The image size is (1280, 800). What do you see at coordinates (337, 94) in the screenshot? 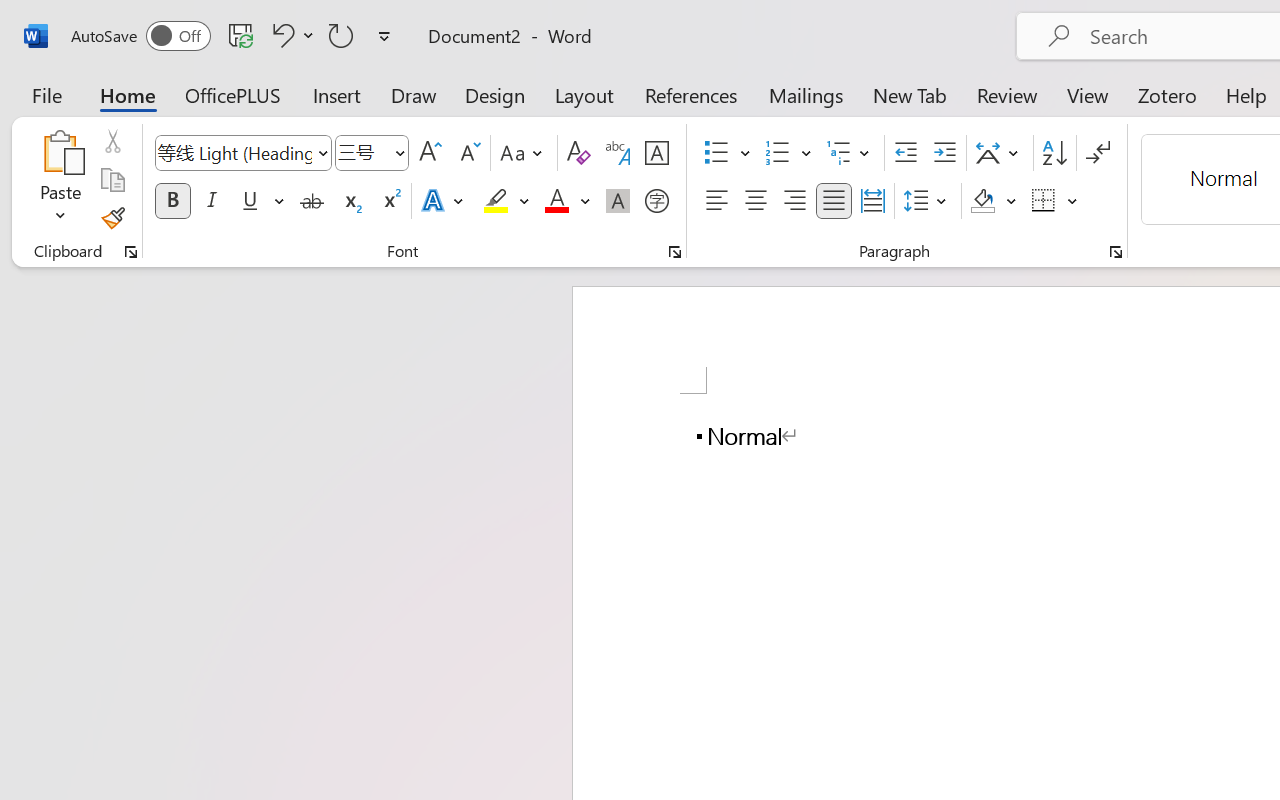
I see `'Insert'` at bounding box center [337, 94].